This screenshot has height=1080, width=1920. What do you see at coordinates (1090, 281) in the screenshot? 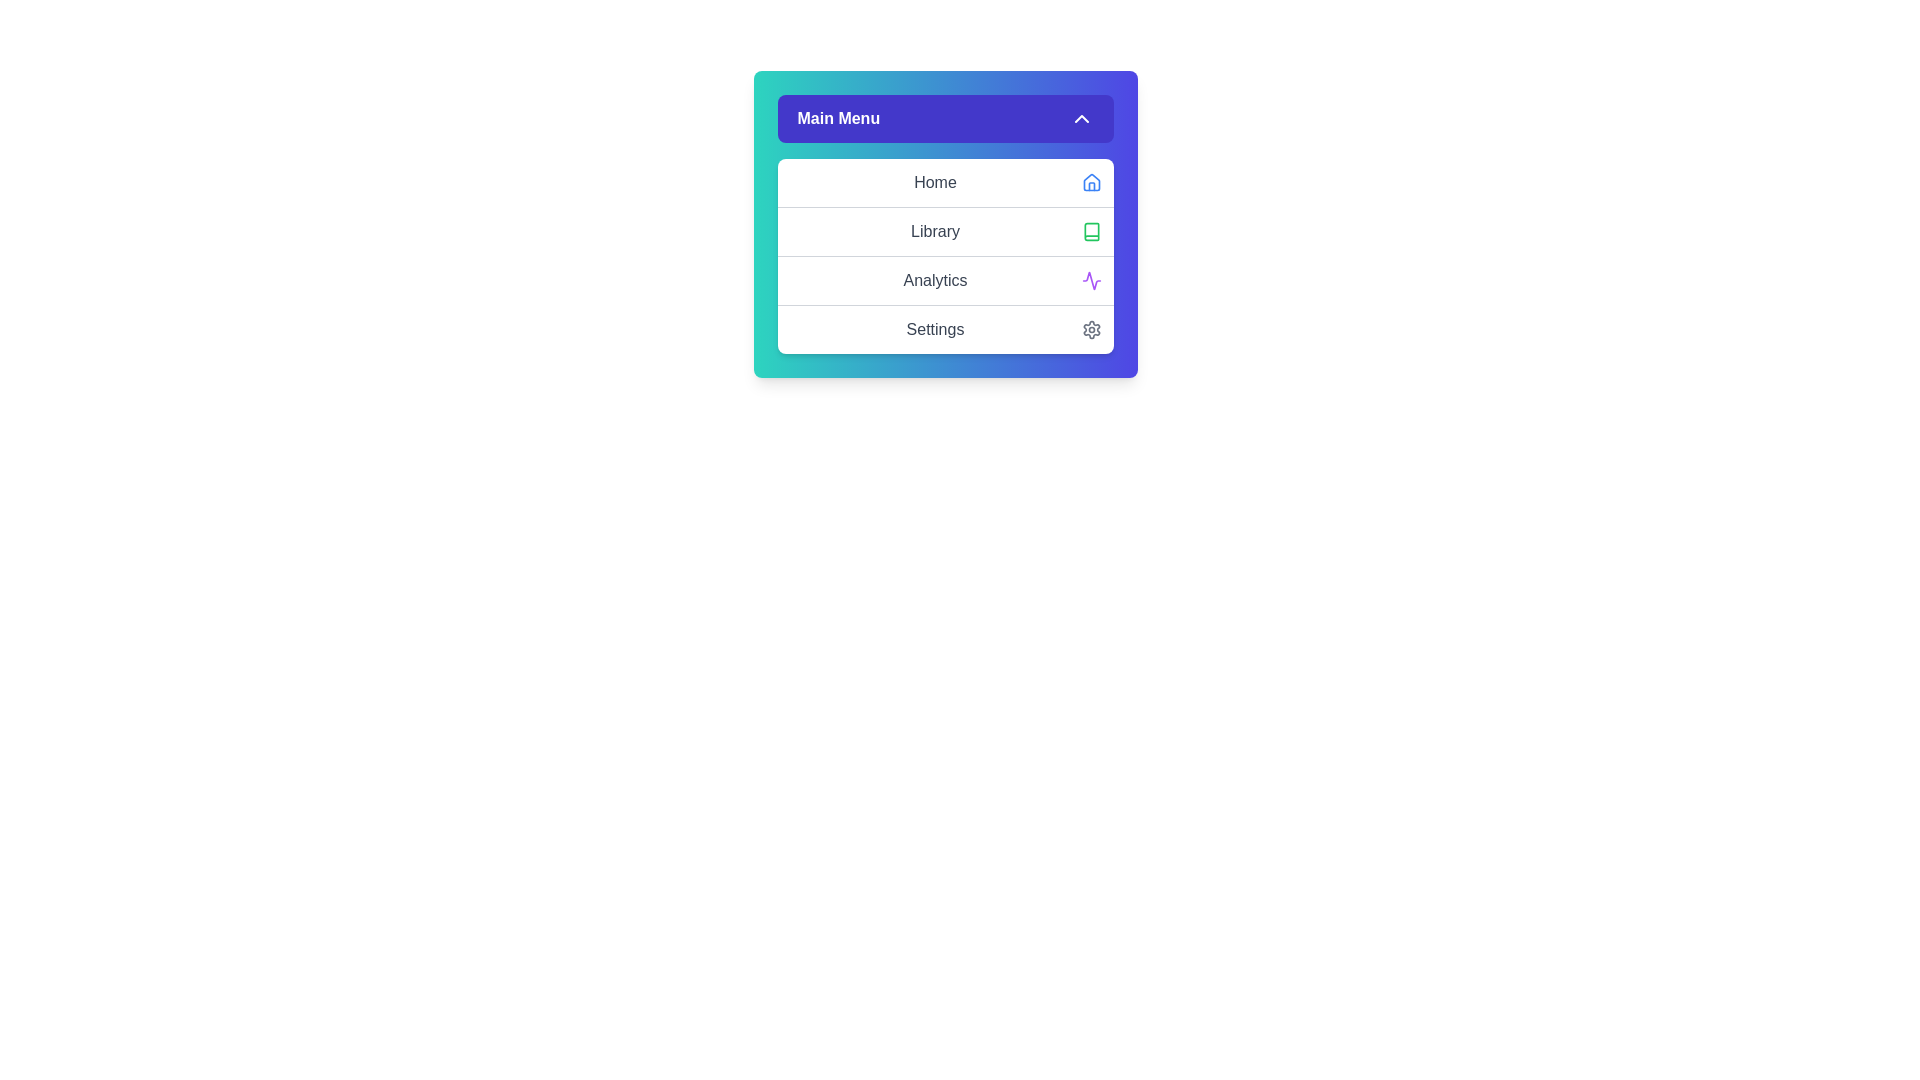
I see `the icon associated with the Analytics menu item` at bounding box center [1090, 281].